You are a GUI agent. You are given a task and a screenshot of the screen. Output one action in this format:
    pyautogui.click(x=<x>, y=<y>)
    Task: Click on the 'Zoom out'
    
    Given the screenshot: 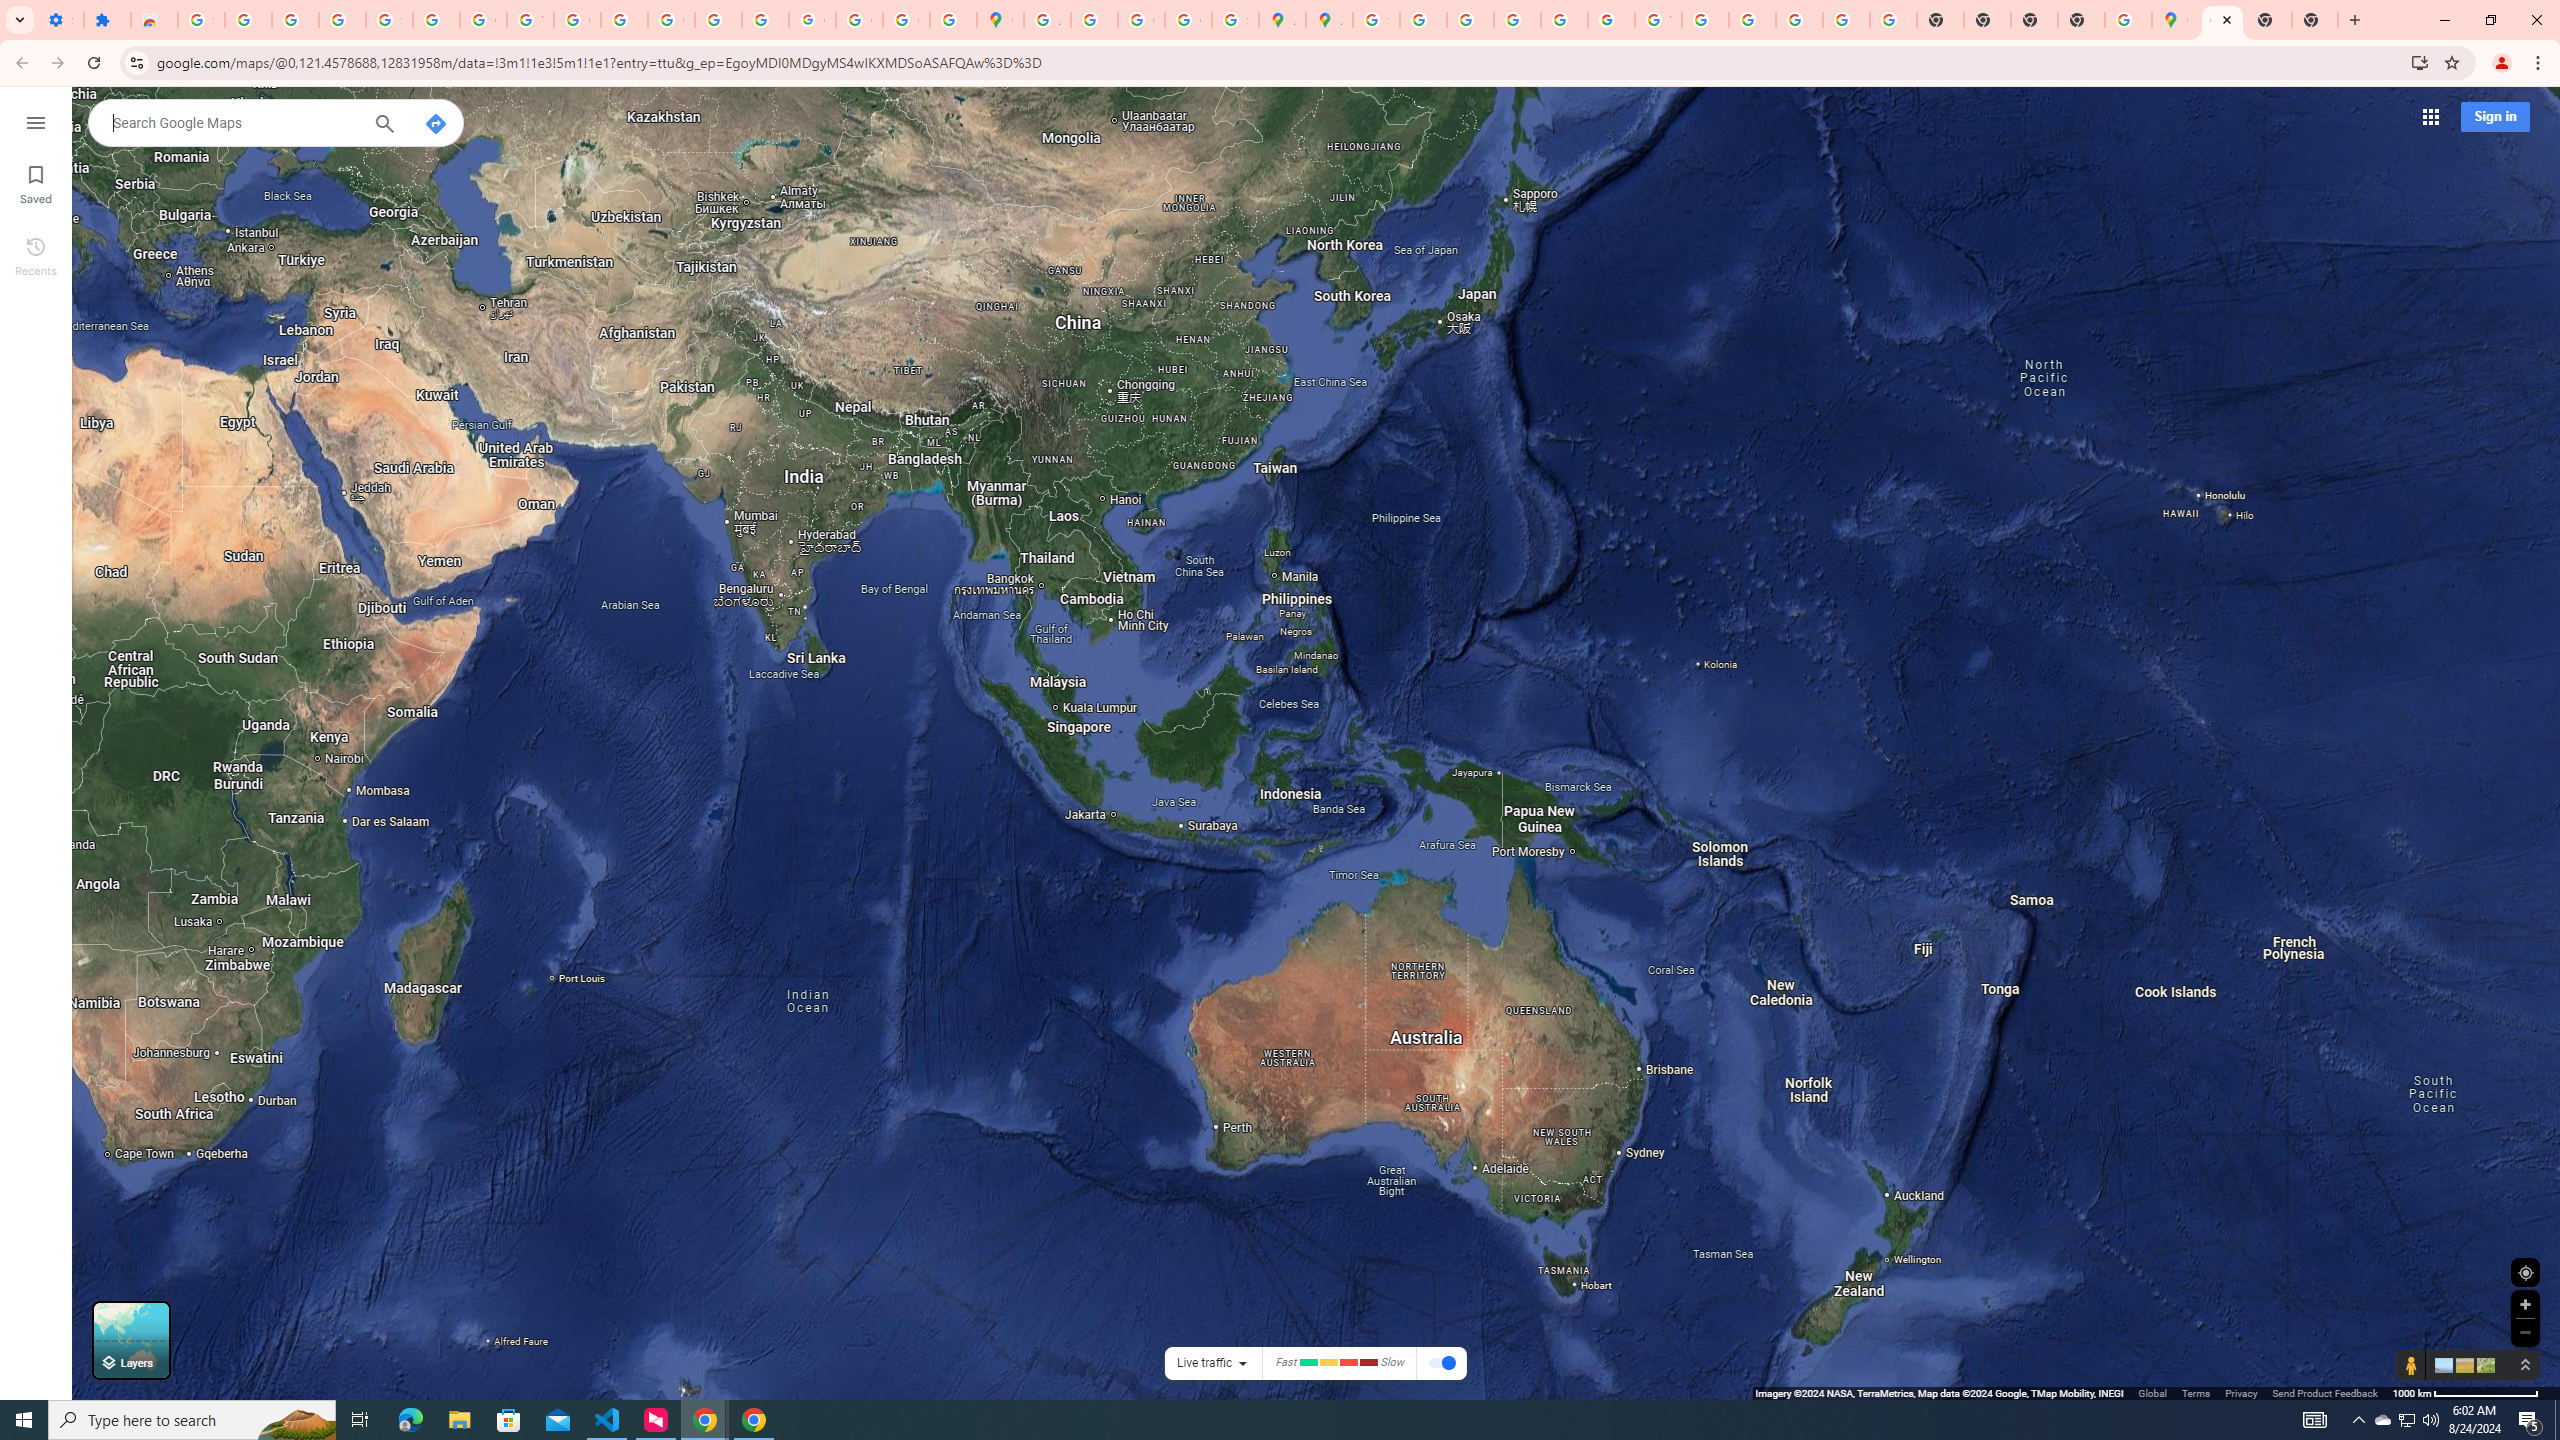 What is the action you would take?
    pyautogui.click(x=2524, y=1332)
    